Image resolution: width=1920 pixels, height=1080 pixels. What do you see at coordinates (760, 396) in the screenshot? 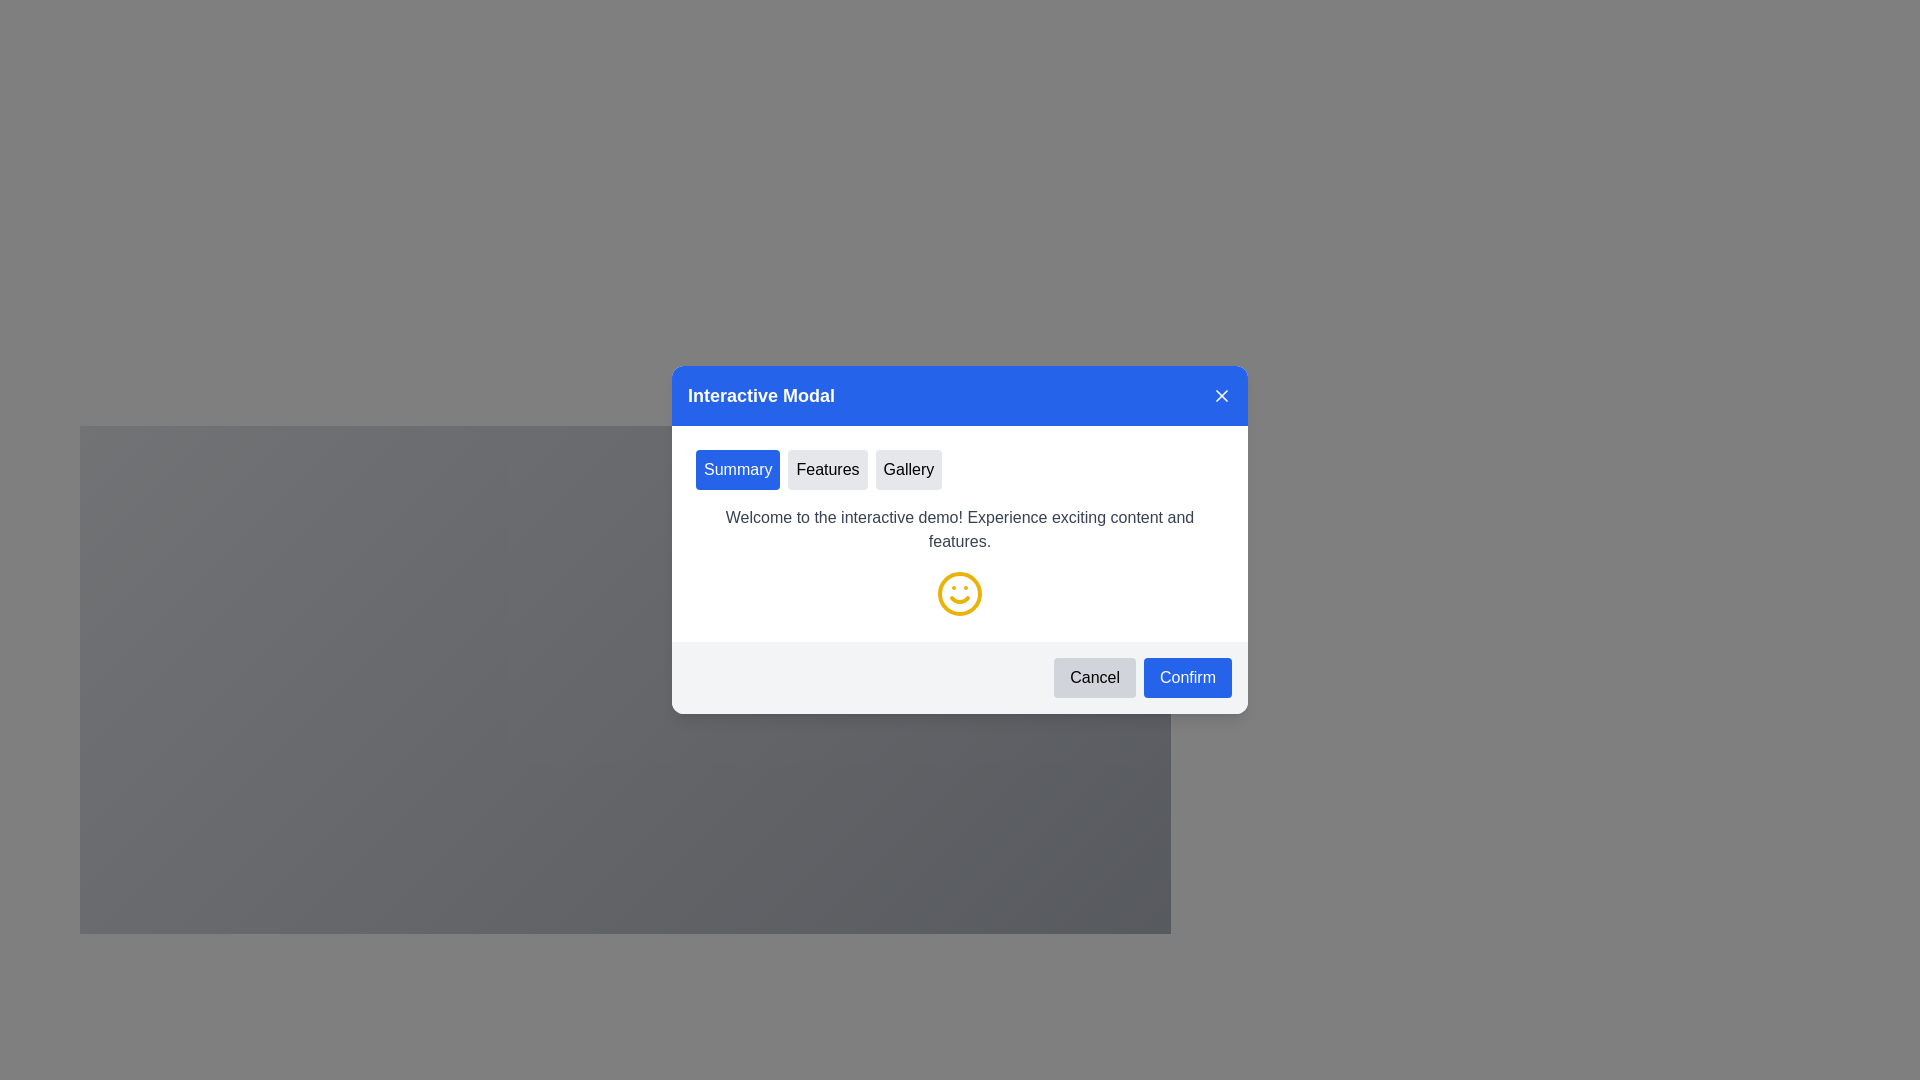
I see `the title text label in the header section of the modal dialog box, which is centered in the blue bar` at bounding box center [760, 396].